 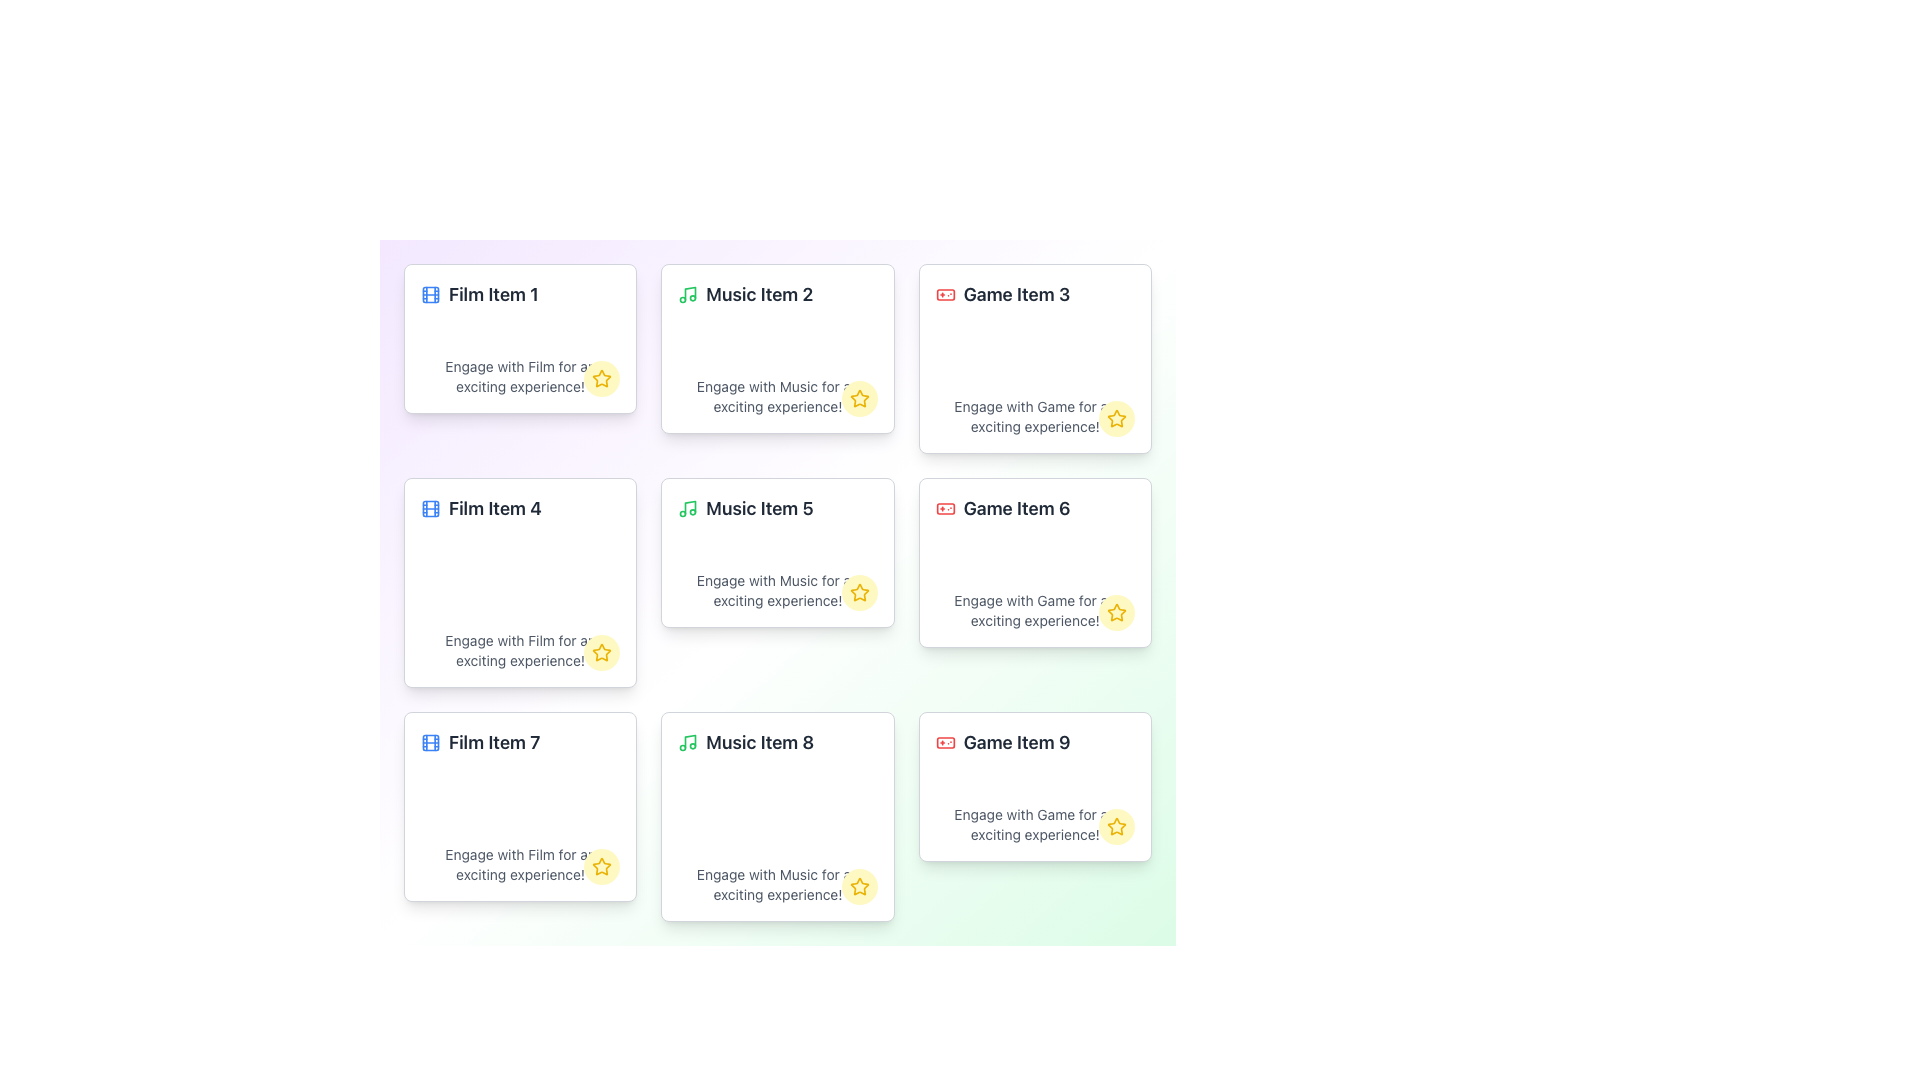 I want to click on the star-shaped icon button with a yellow background located in the bottom-right corner of the 'Music Item 2' card, so click(x=859, y=398).